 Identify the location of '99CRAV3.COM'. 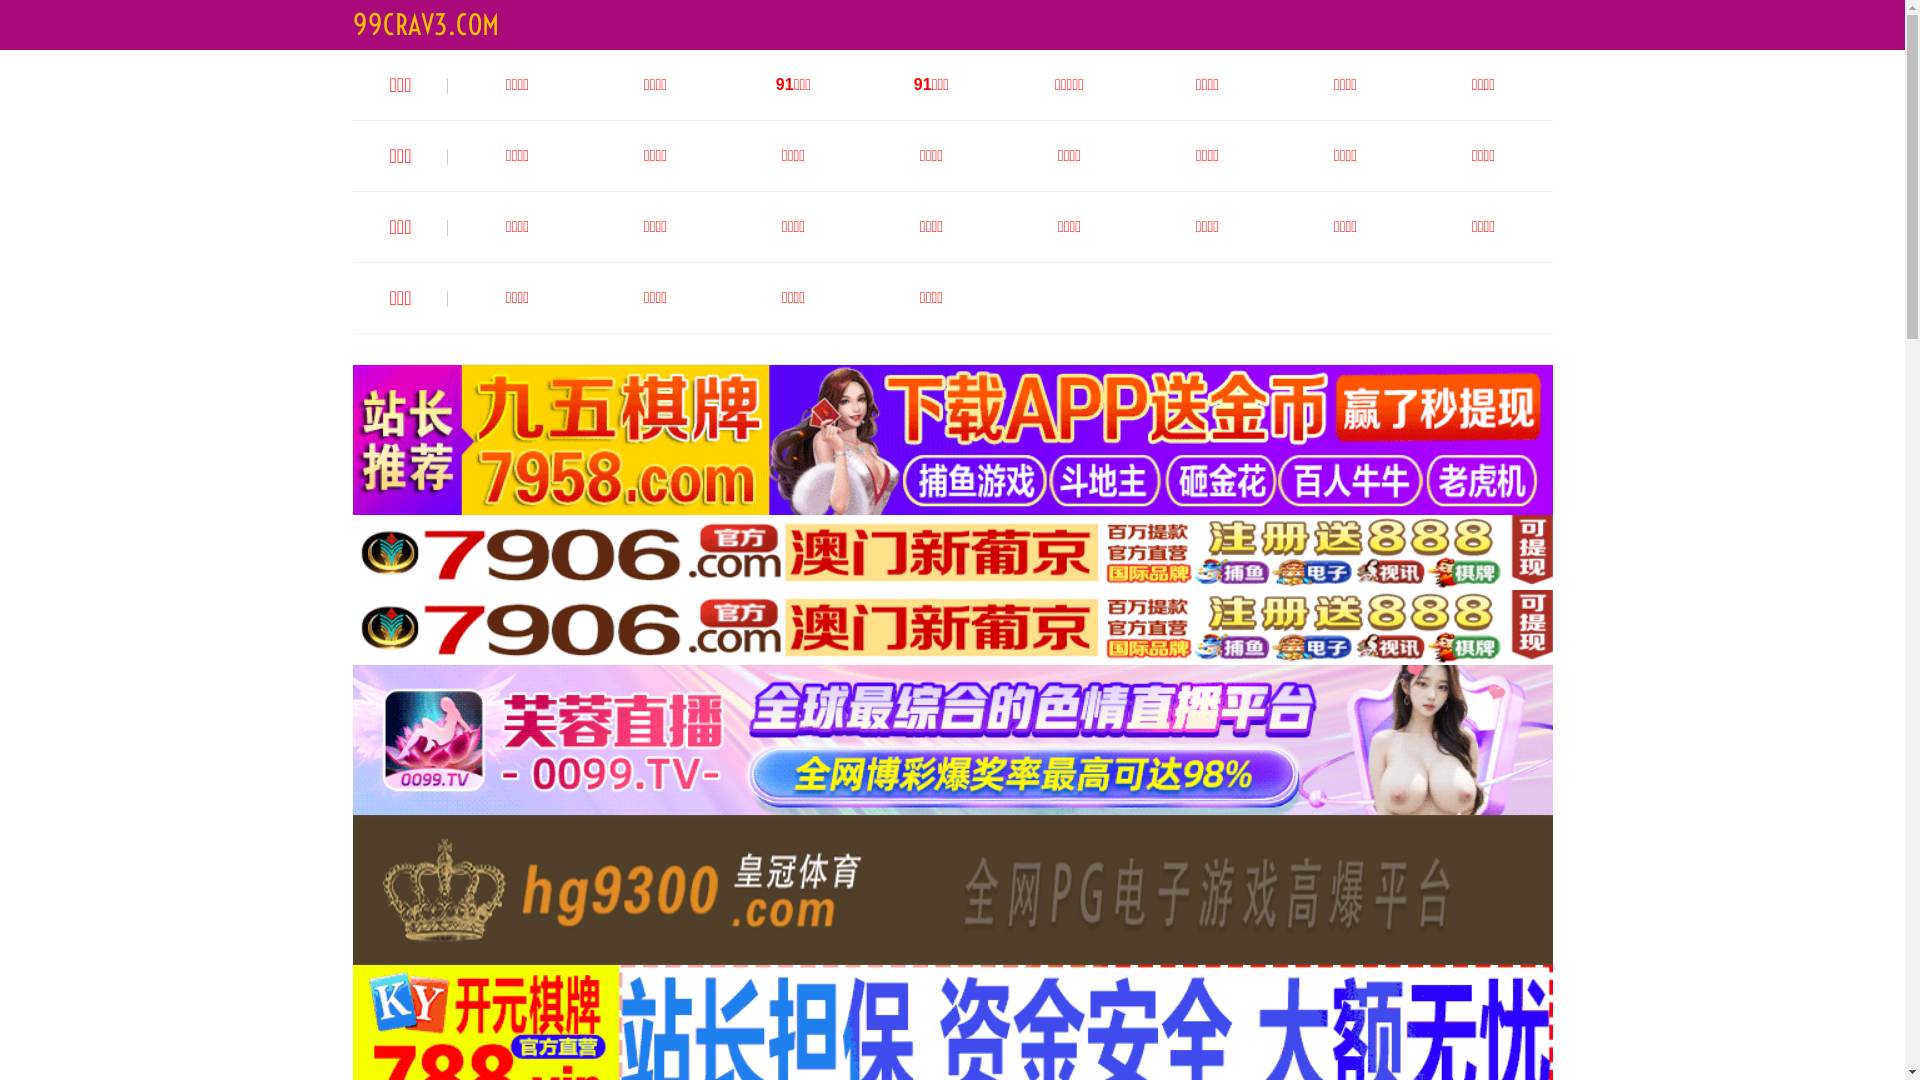
(424, 24).